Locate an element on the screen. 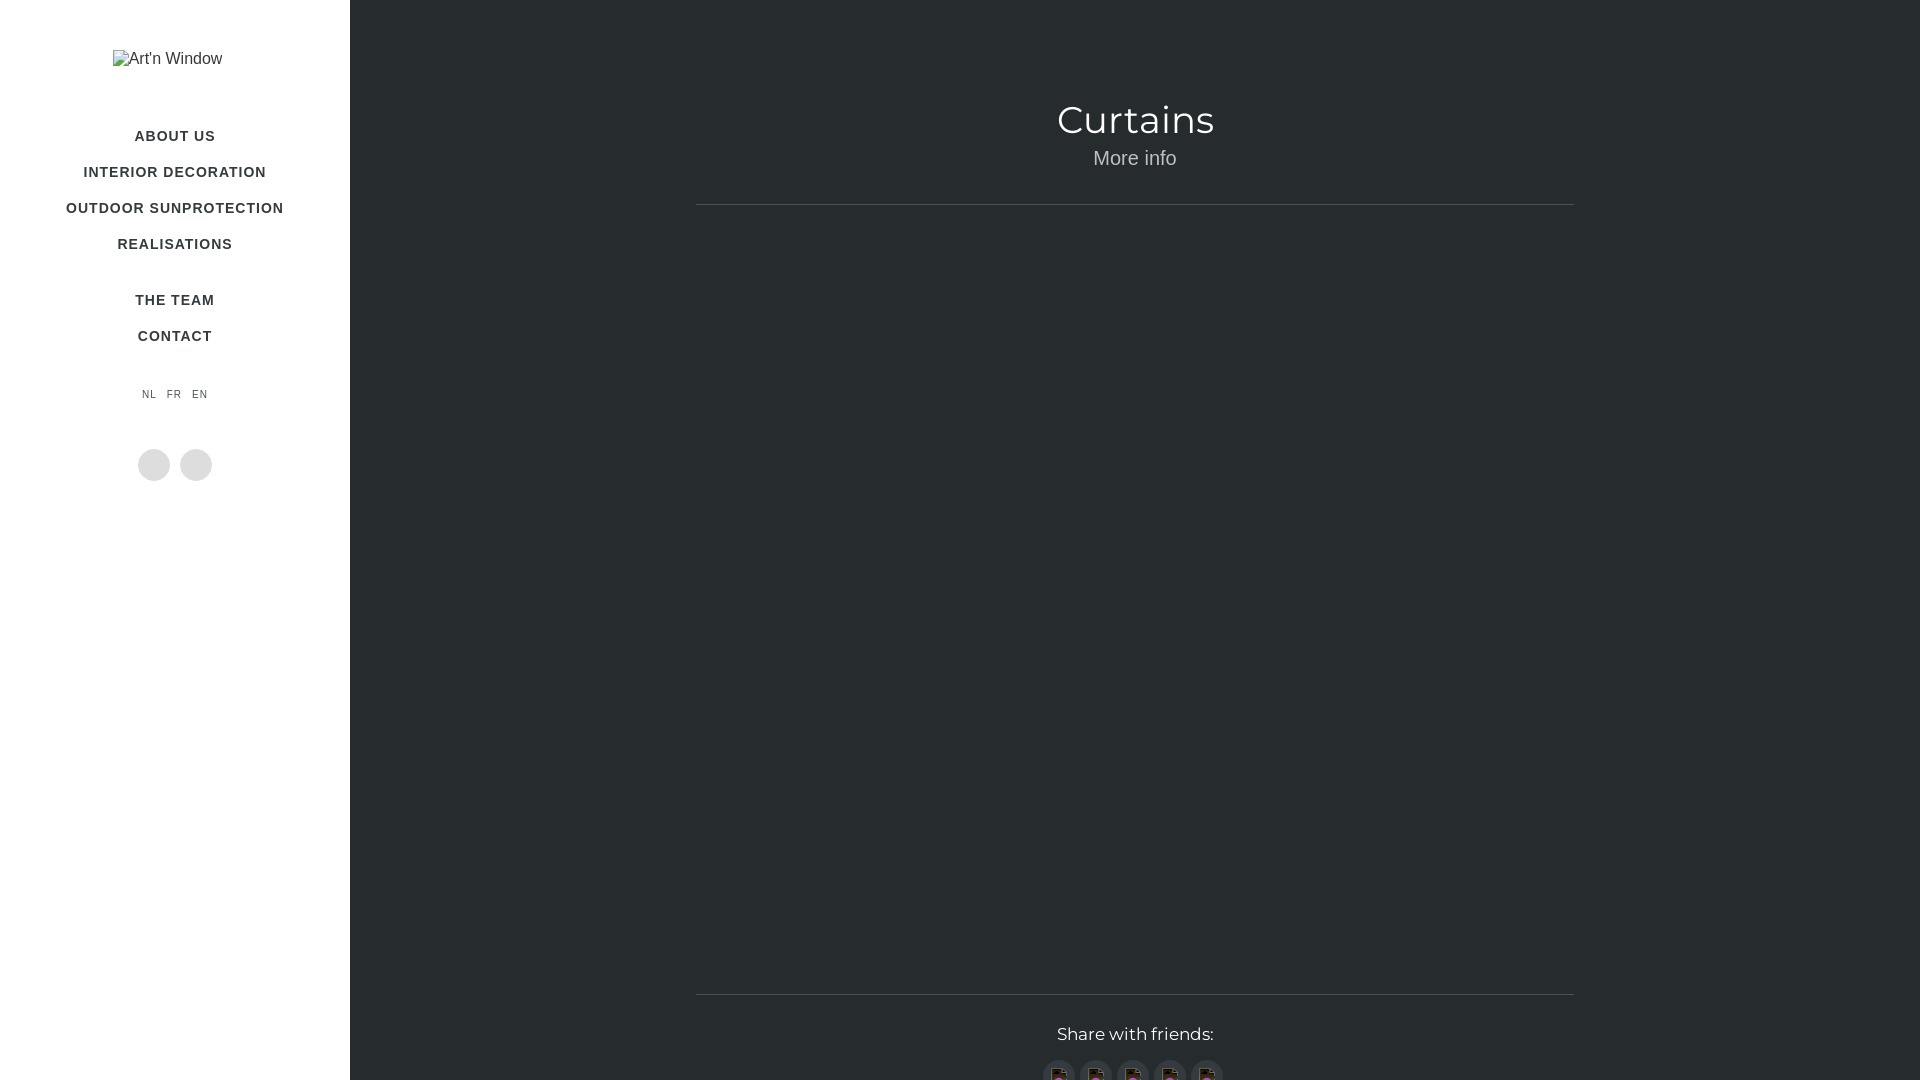 This screenshot has width=1920, height=1080. 'EN' is located at coordinates (200, 394).